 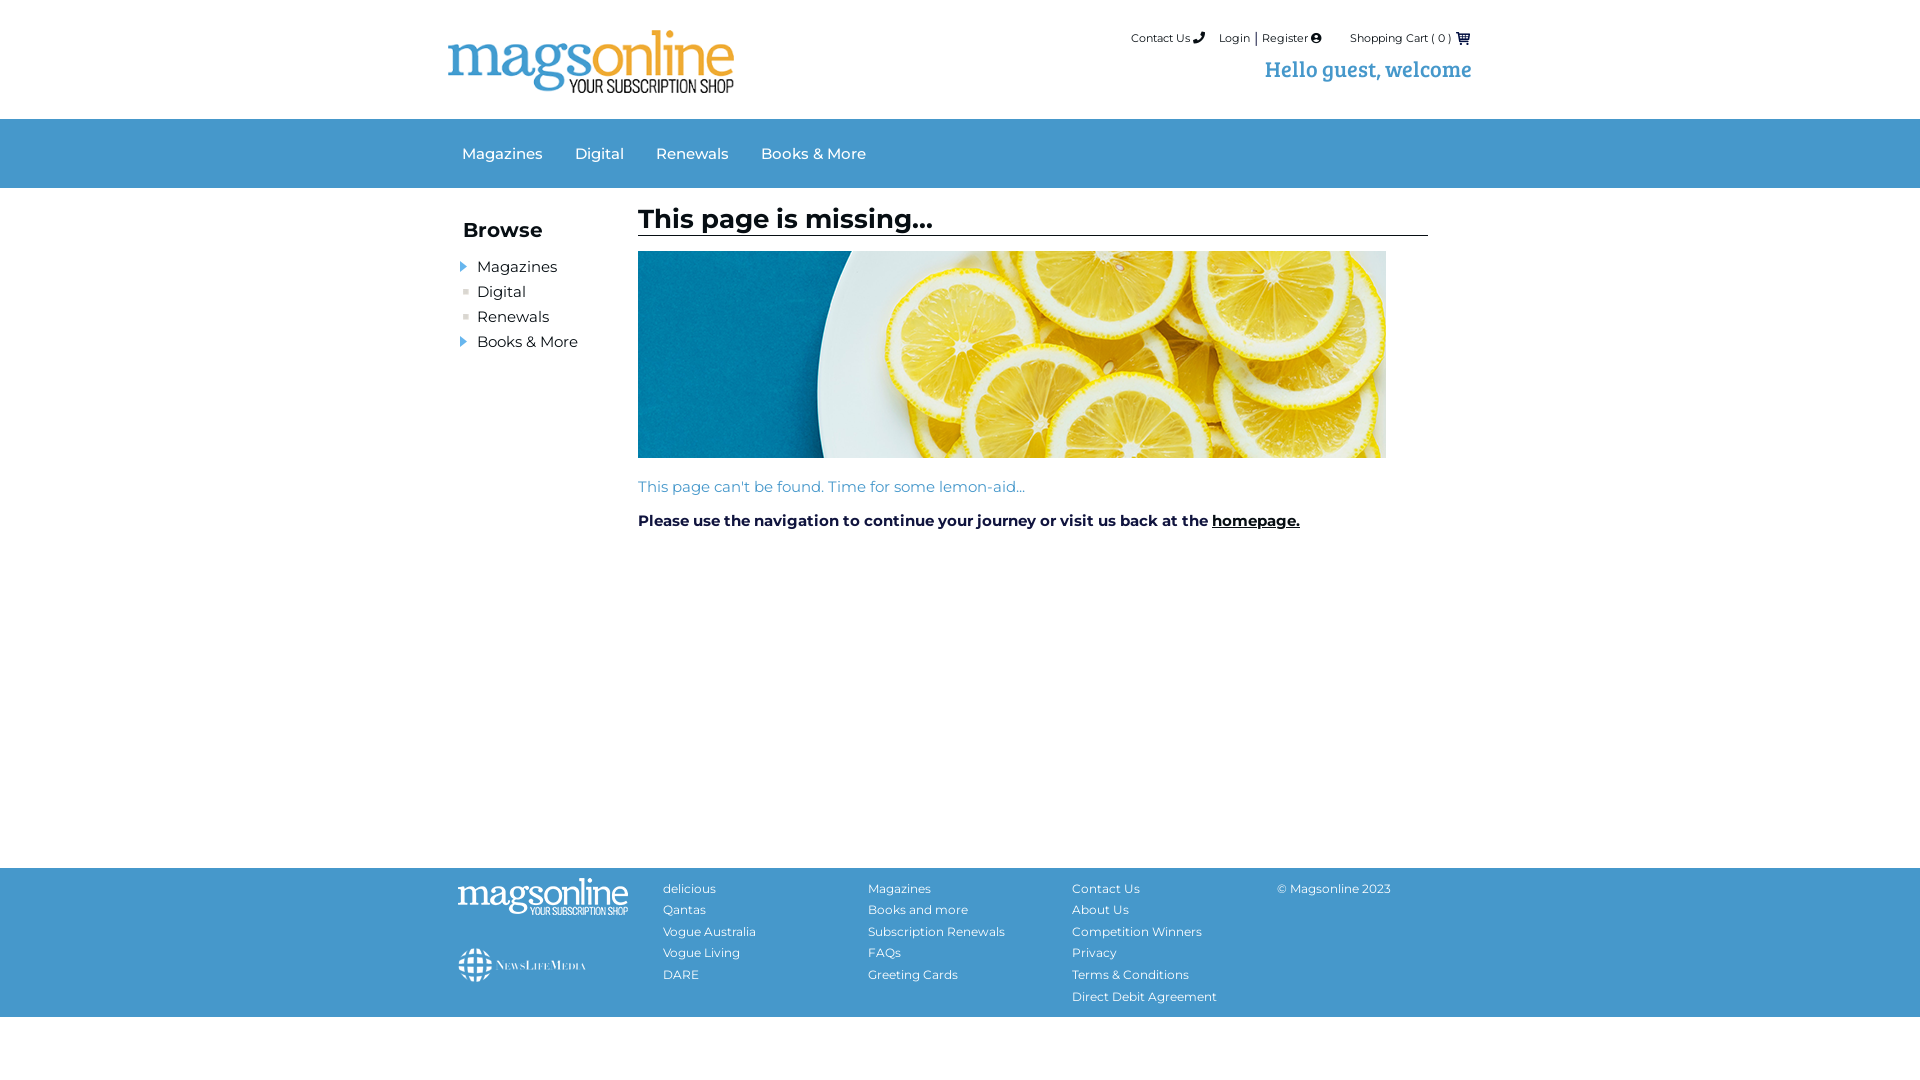 What do you see at coordinates (1255, 519) in the screenshot?
I see `'homepage.'` at bounding box center [1255, 519].